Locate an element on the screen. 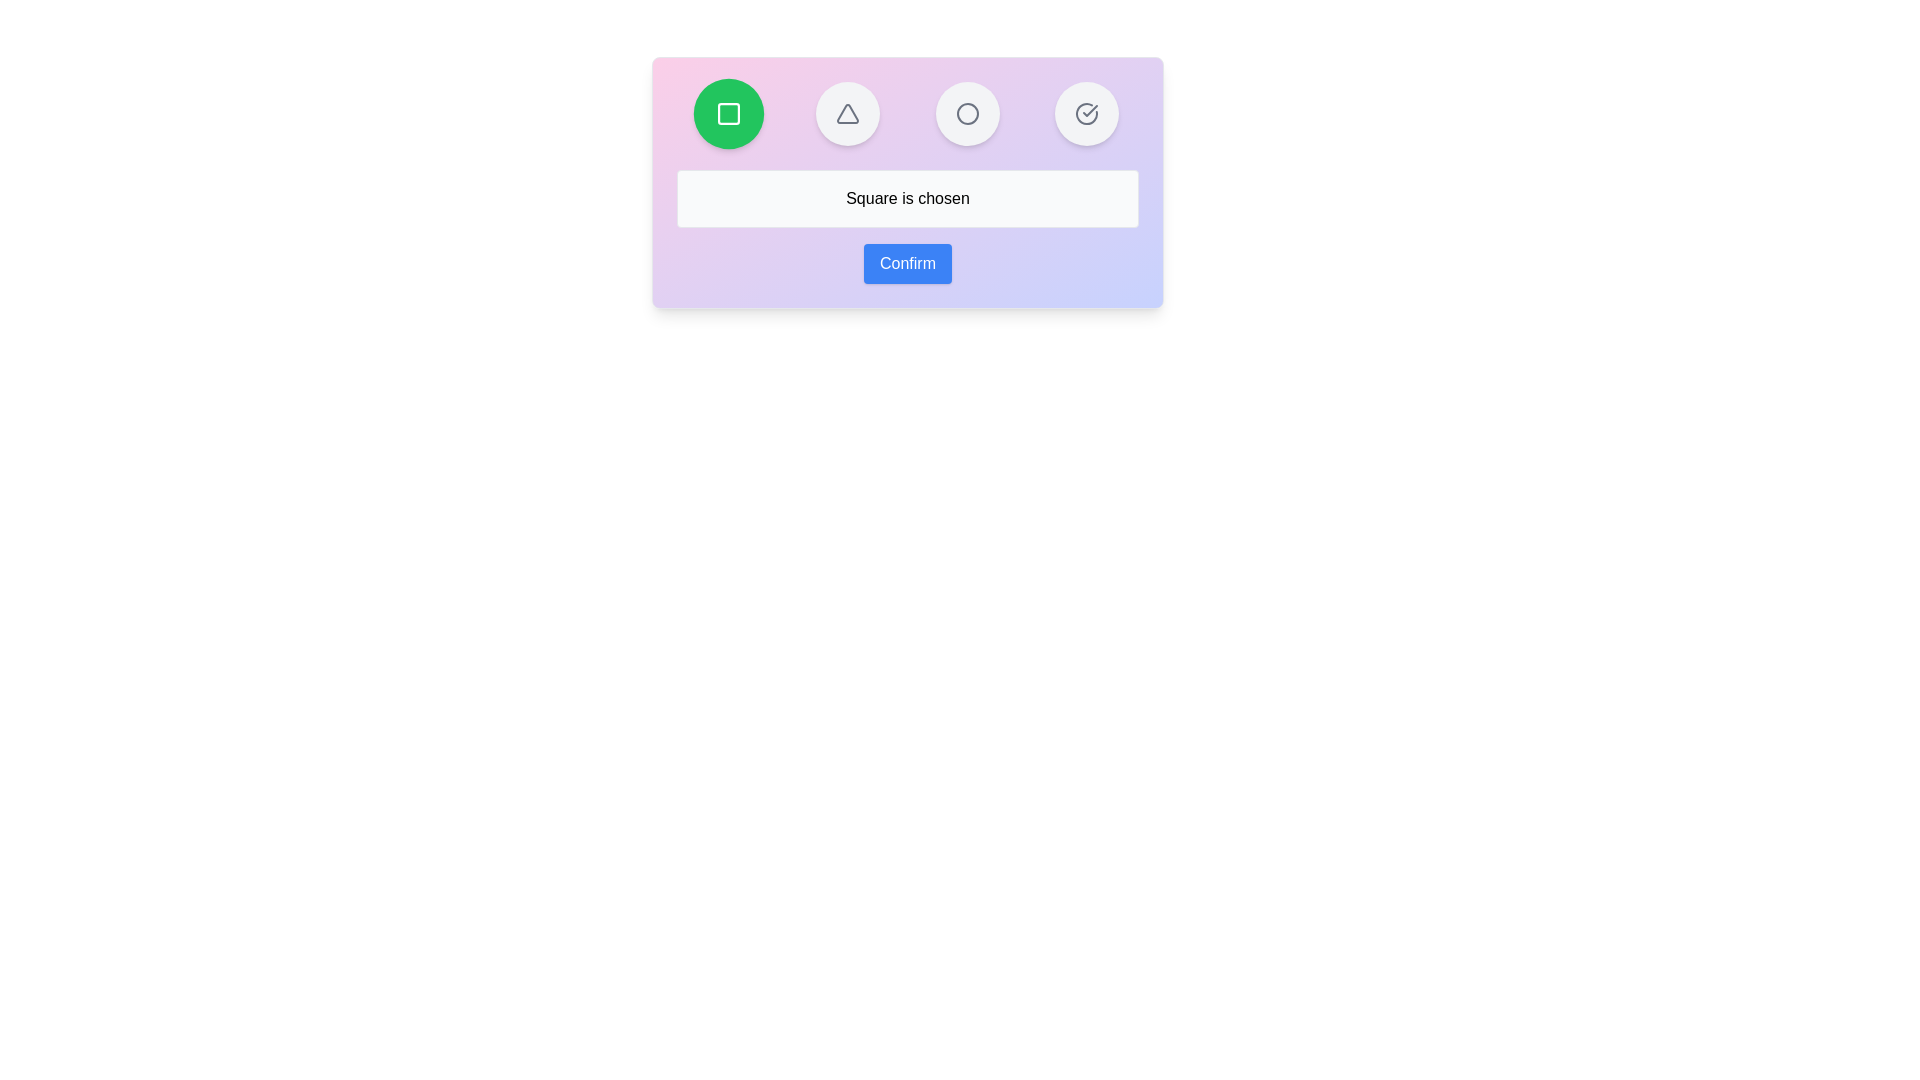 The image size is (1920, 1080). the button representing the shape Square to select it is located at coordinates (727, 114).